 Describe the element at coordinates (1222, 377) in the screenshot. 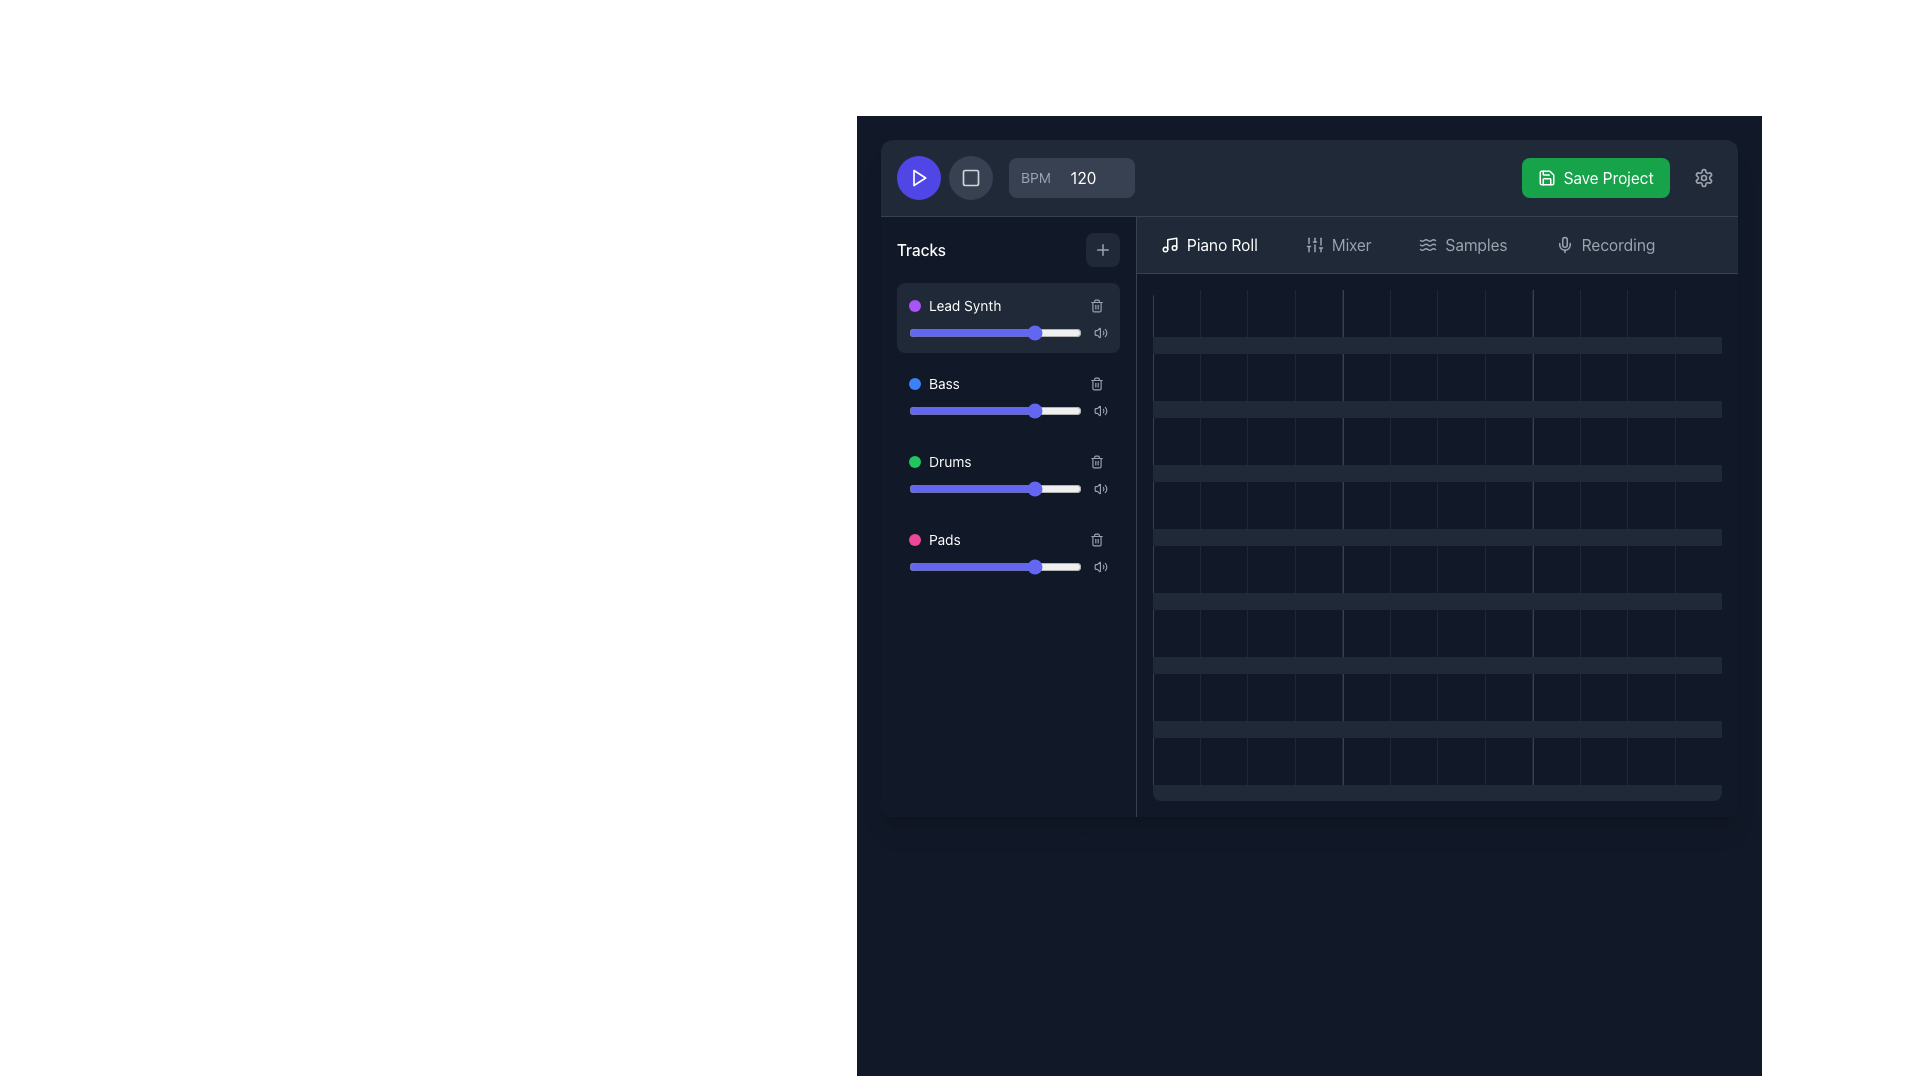

I see `the second square grid cell in the second row of the grid layout, which serves as a visual element for selection indication` at that location.